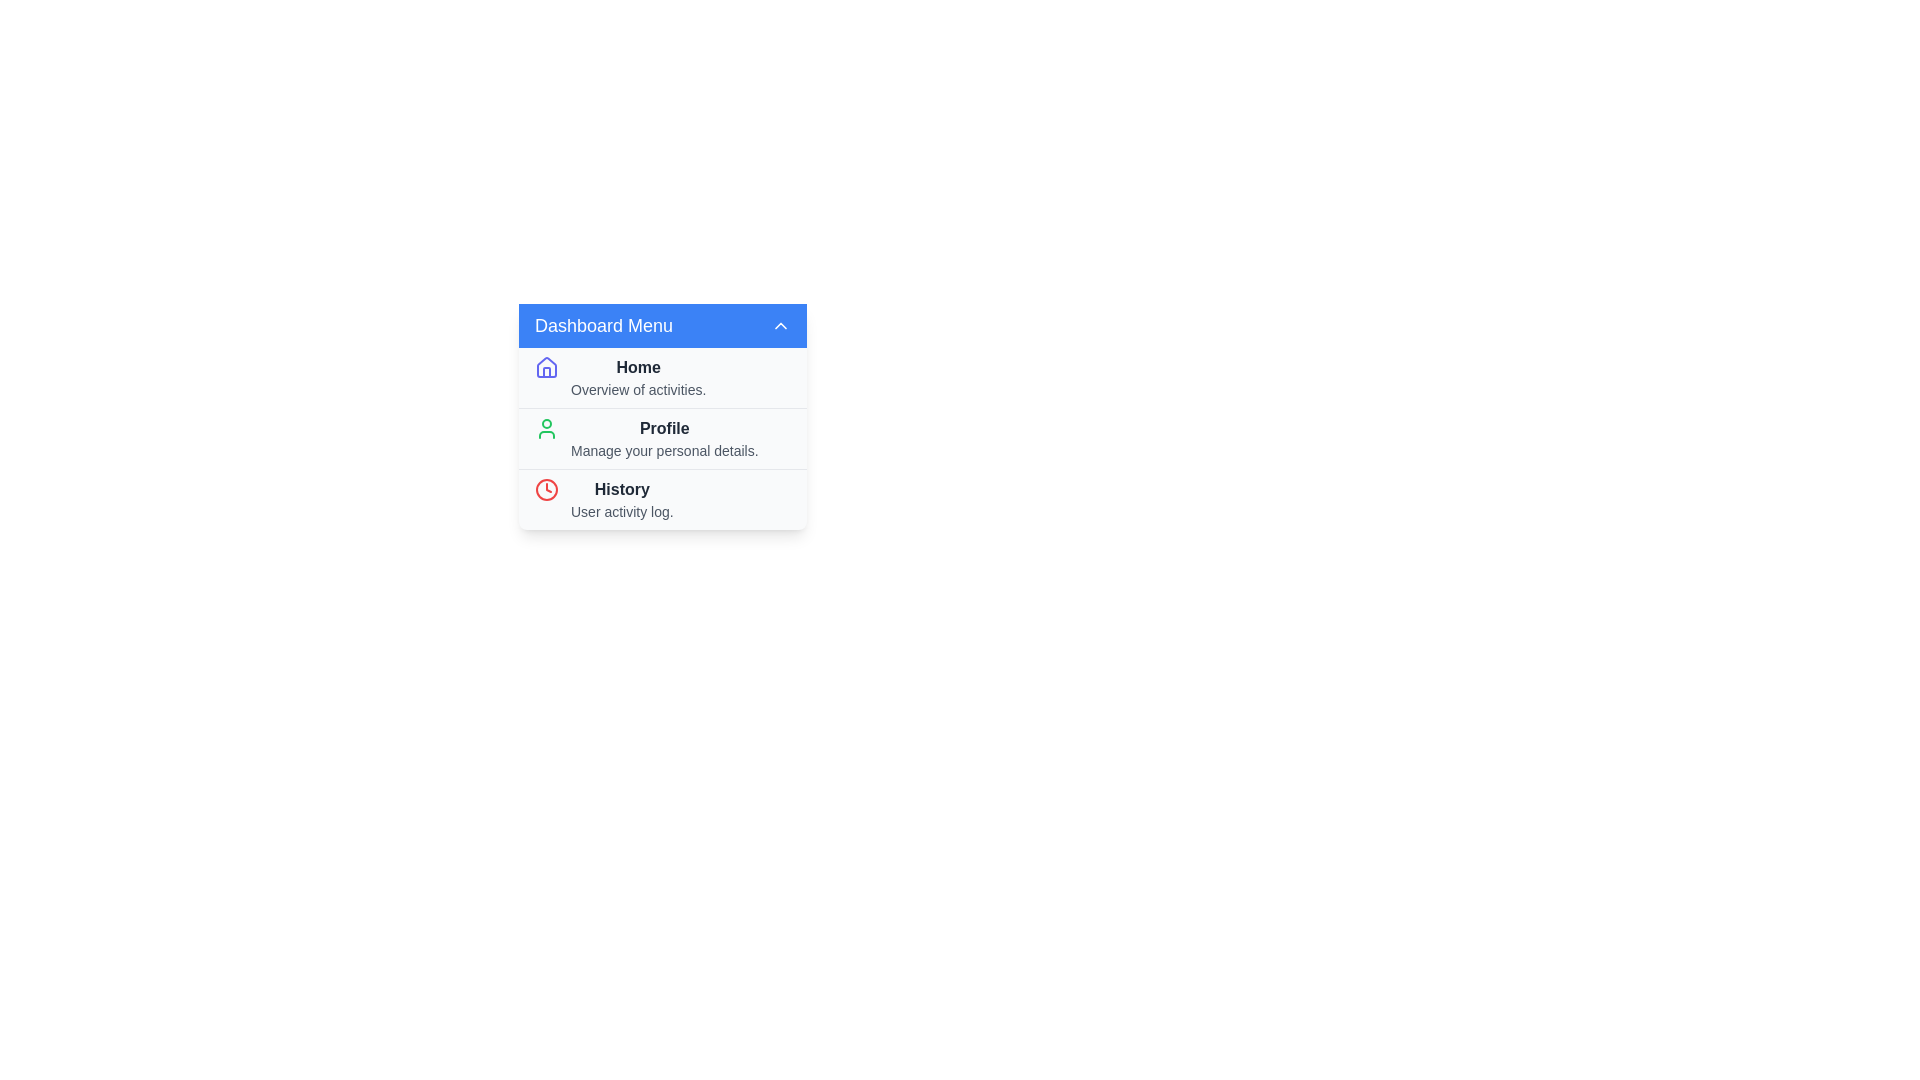  I want to click on descriptive text label located directly below the 'Home' menu option in the Dashboard Menu interface to understand its purpose, so click(637, 389).